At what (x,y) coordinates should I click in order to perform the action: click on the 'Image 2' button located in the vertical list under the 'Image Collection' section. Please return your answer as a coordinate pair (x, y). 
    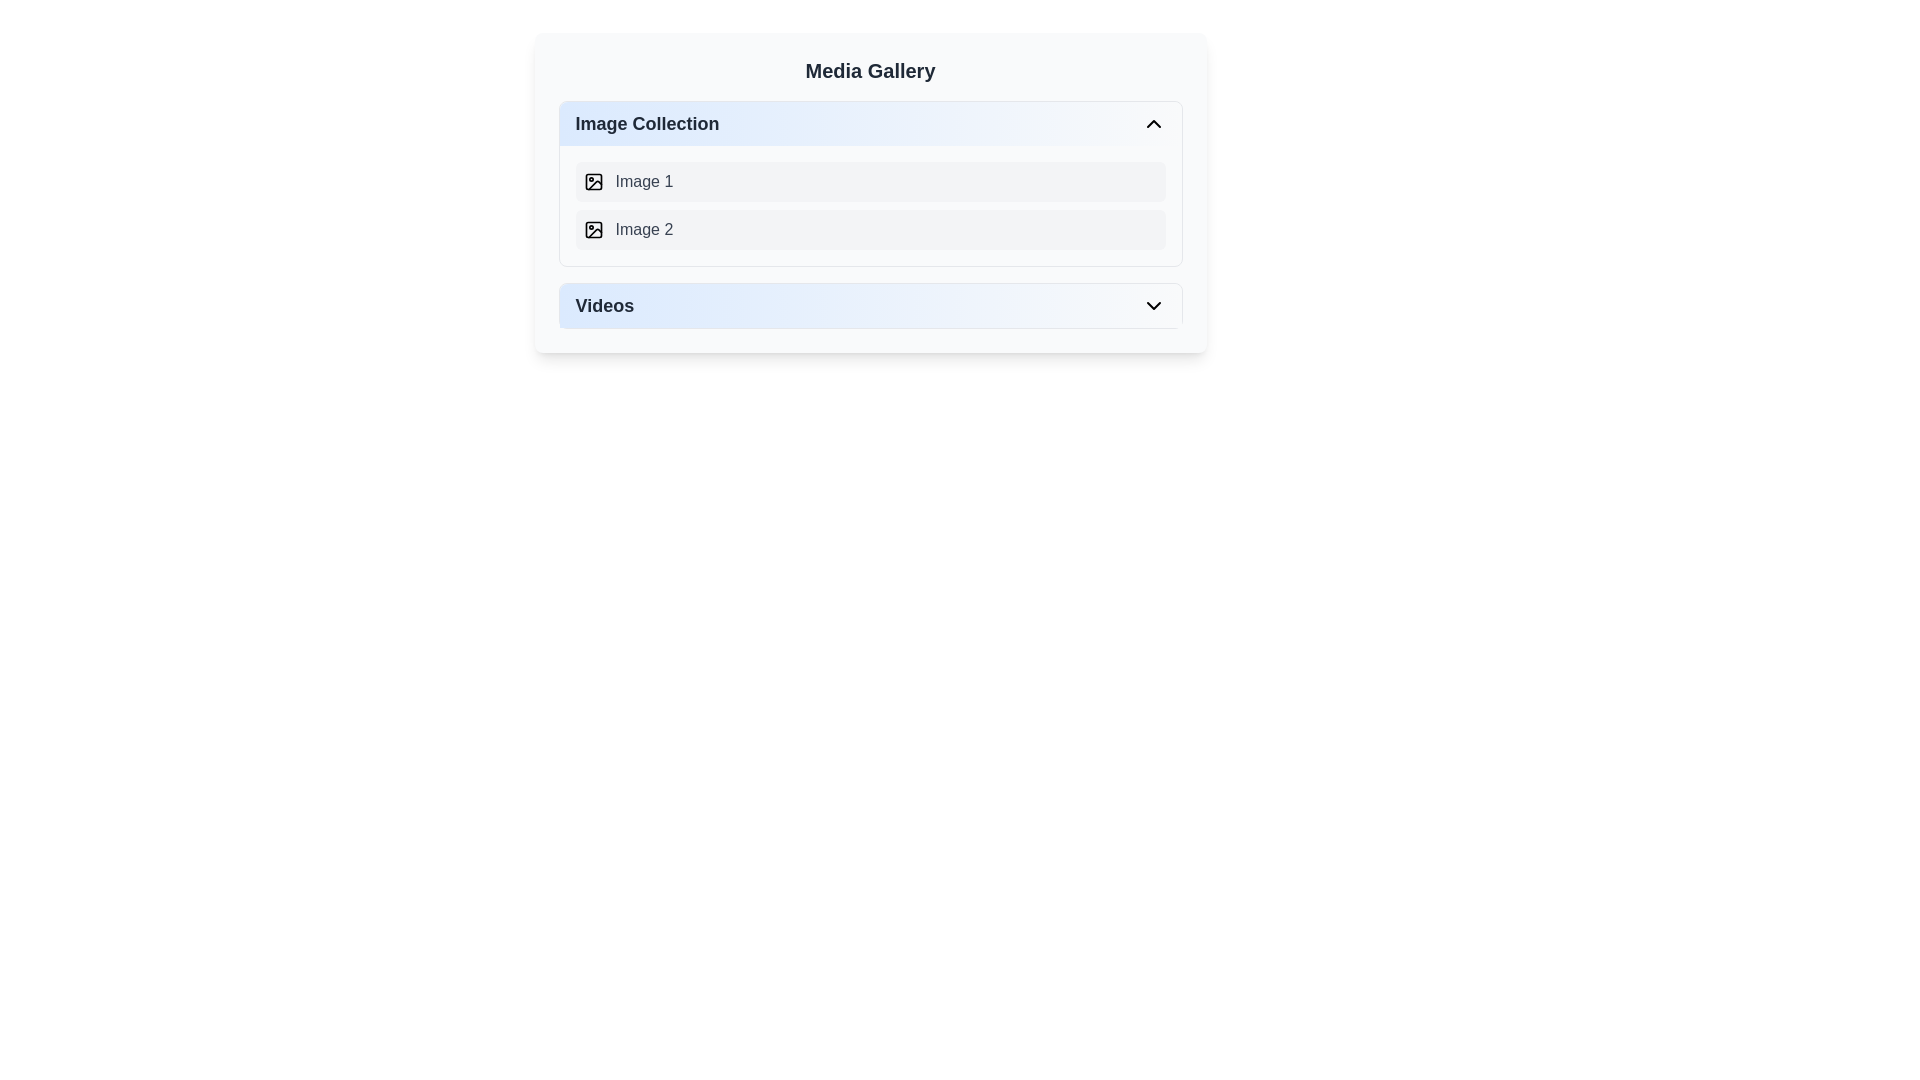
    Looking at the image, I should click on (870, 229).